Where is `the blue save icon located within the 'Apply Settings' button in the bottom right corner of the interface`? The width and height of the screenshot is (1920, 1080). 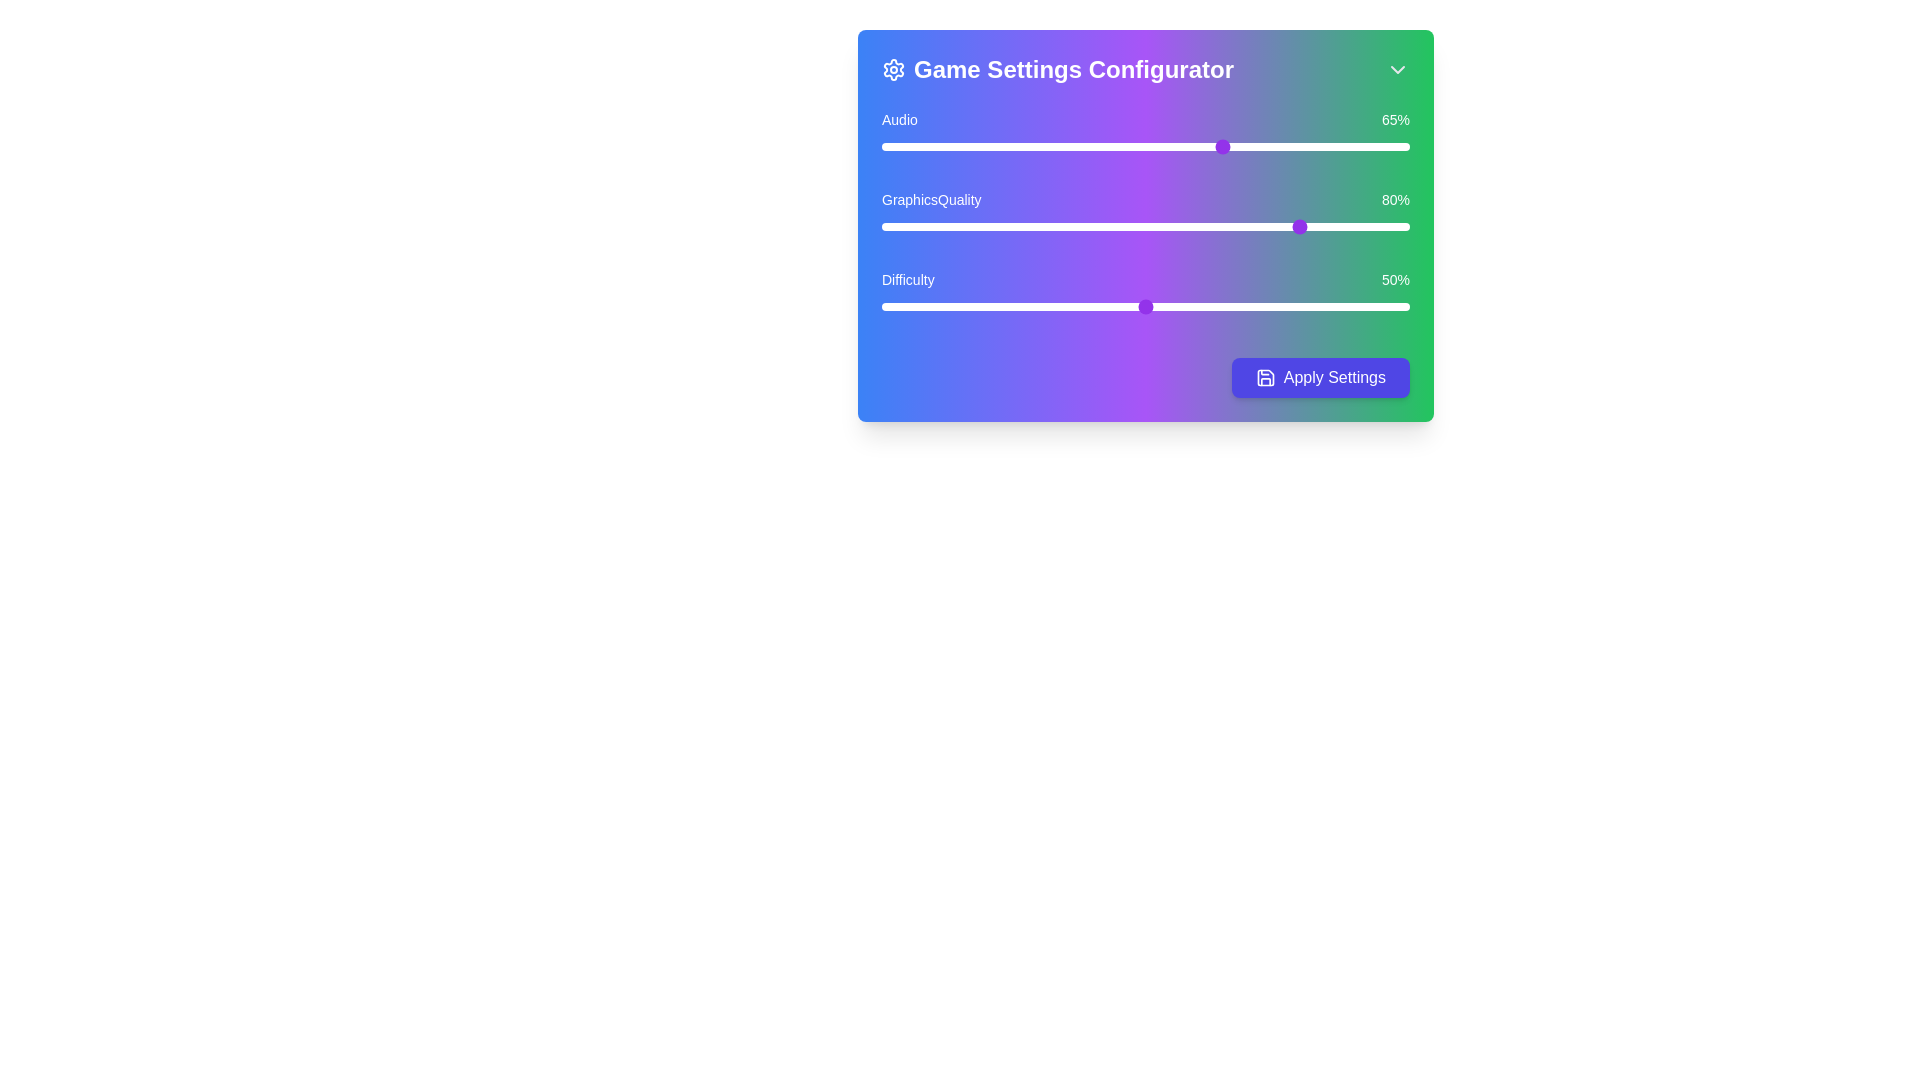
the blue save icon located within the 'Apply Settings' button in the bottom right corner of the interface is located at coordinates (1264, 378).